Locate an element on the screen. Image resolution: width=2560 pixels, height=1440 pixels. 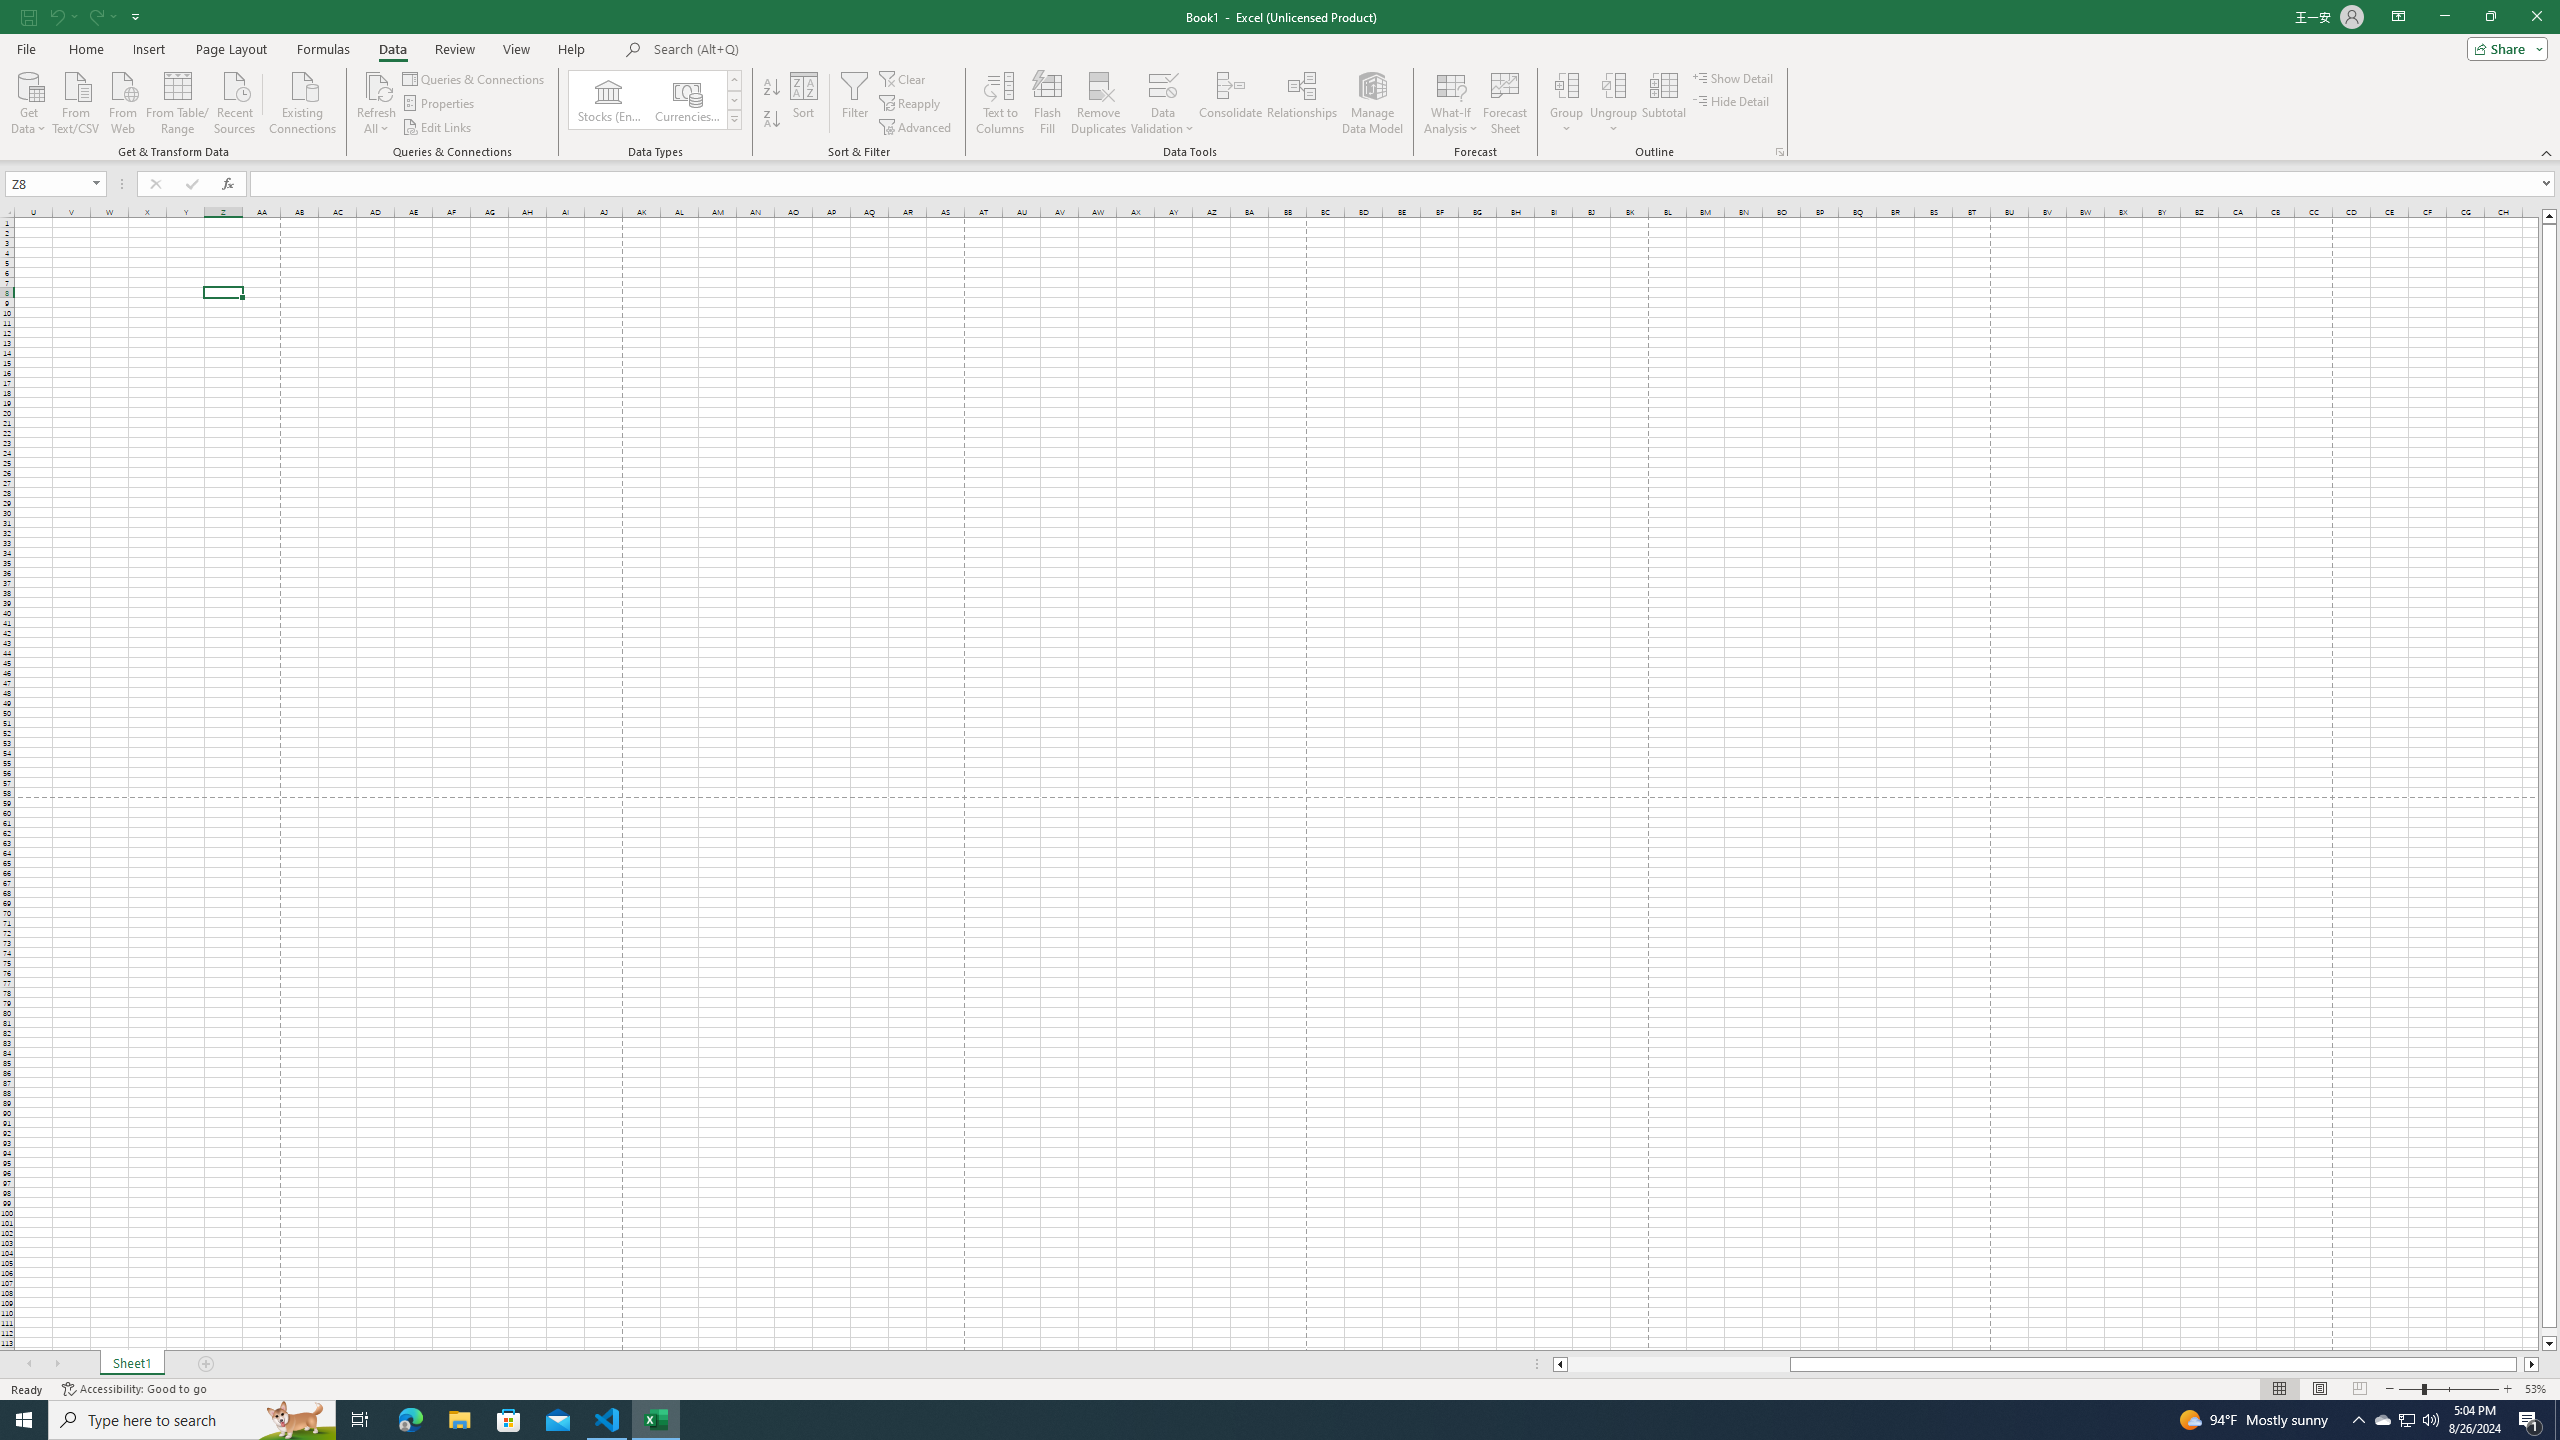
'Consolidate...' is located at coordinates (1231, 103).